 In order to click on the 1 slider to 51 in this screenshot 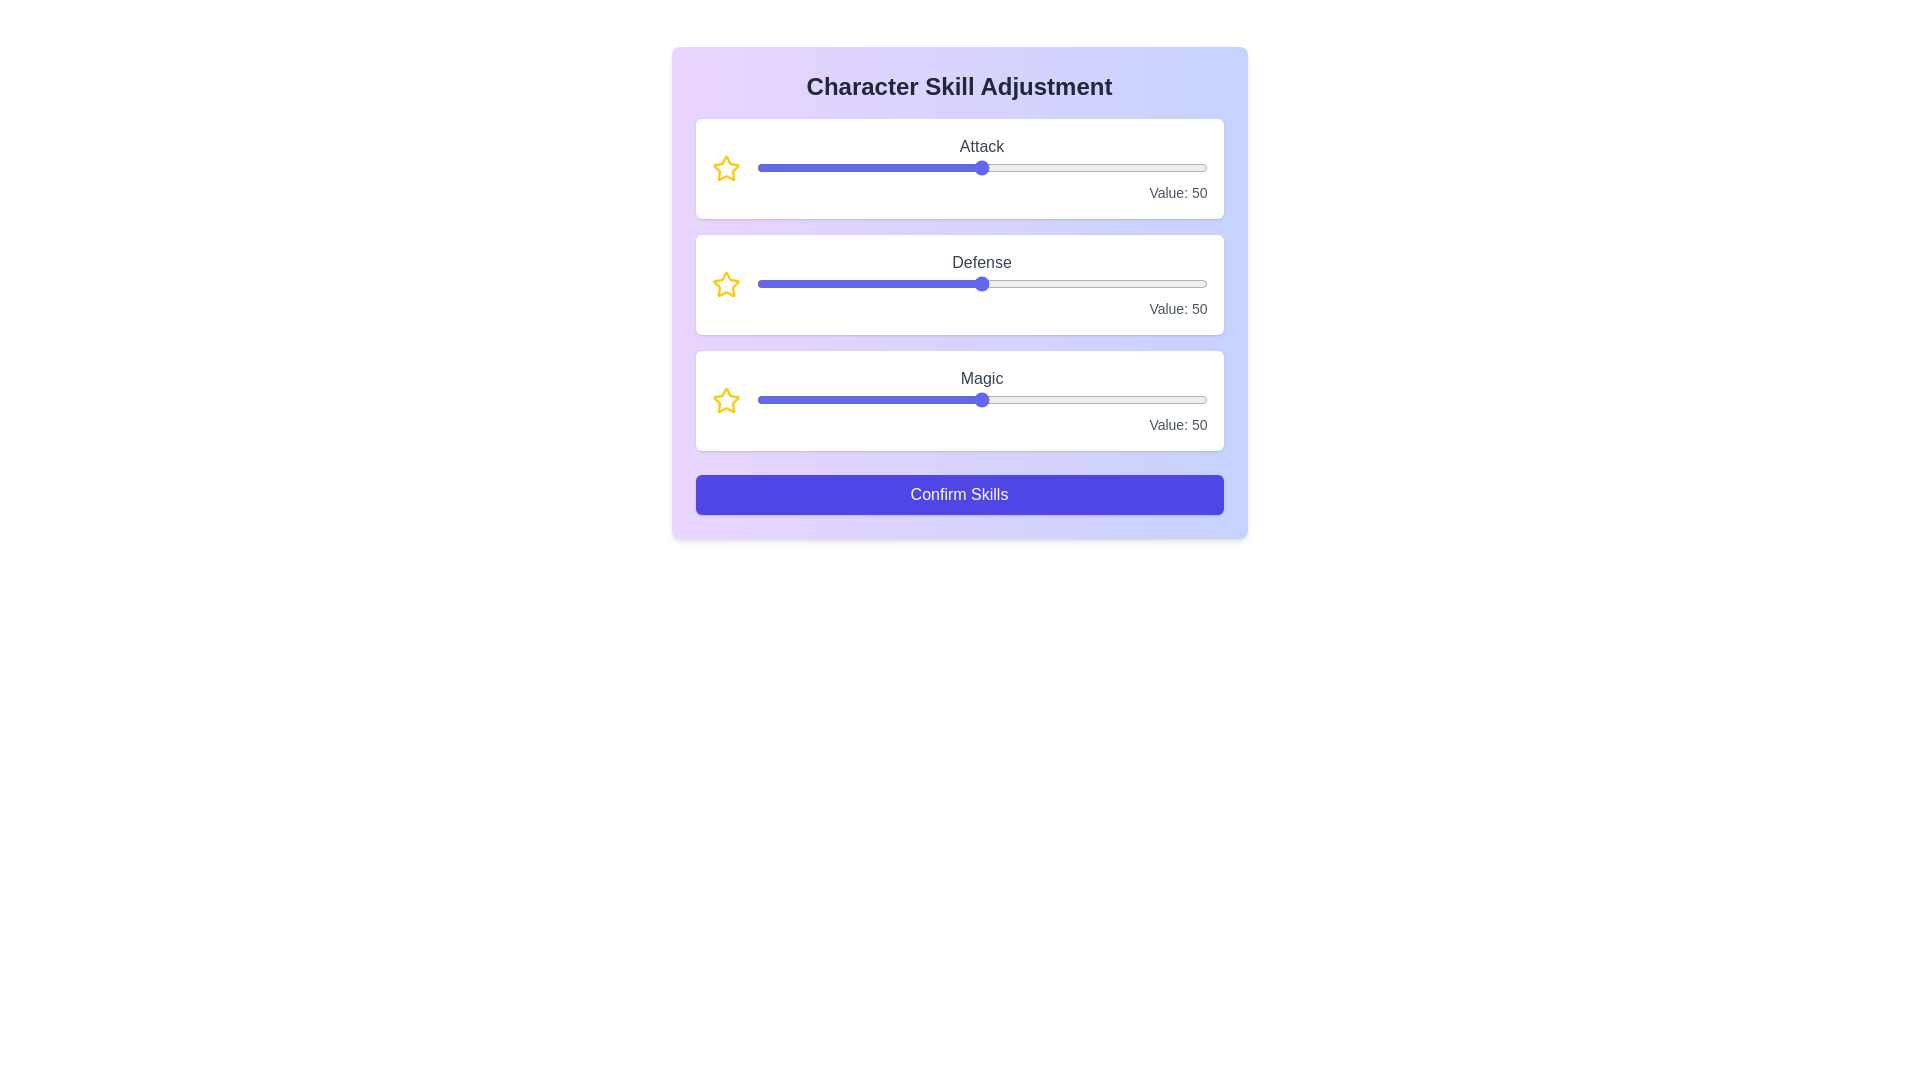, I will do `click(1095, 284)`.